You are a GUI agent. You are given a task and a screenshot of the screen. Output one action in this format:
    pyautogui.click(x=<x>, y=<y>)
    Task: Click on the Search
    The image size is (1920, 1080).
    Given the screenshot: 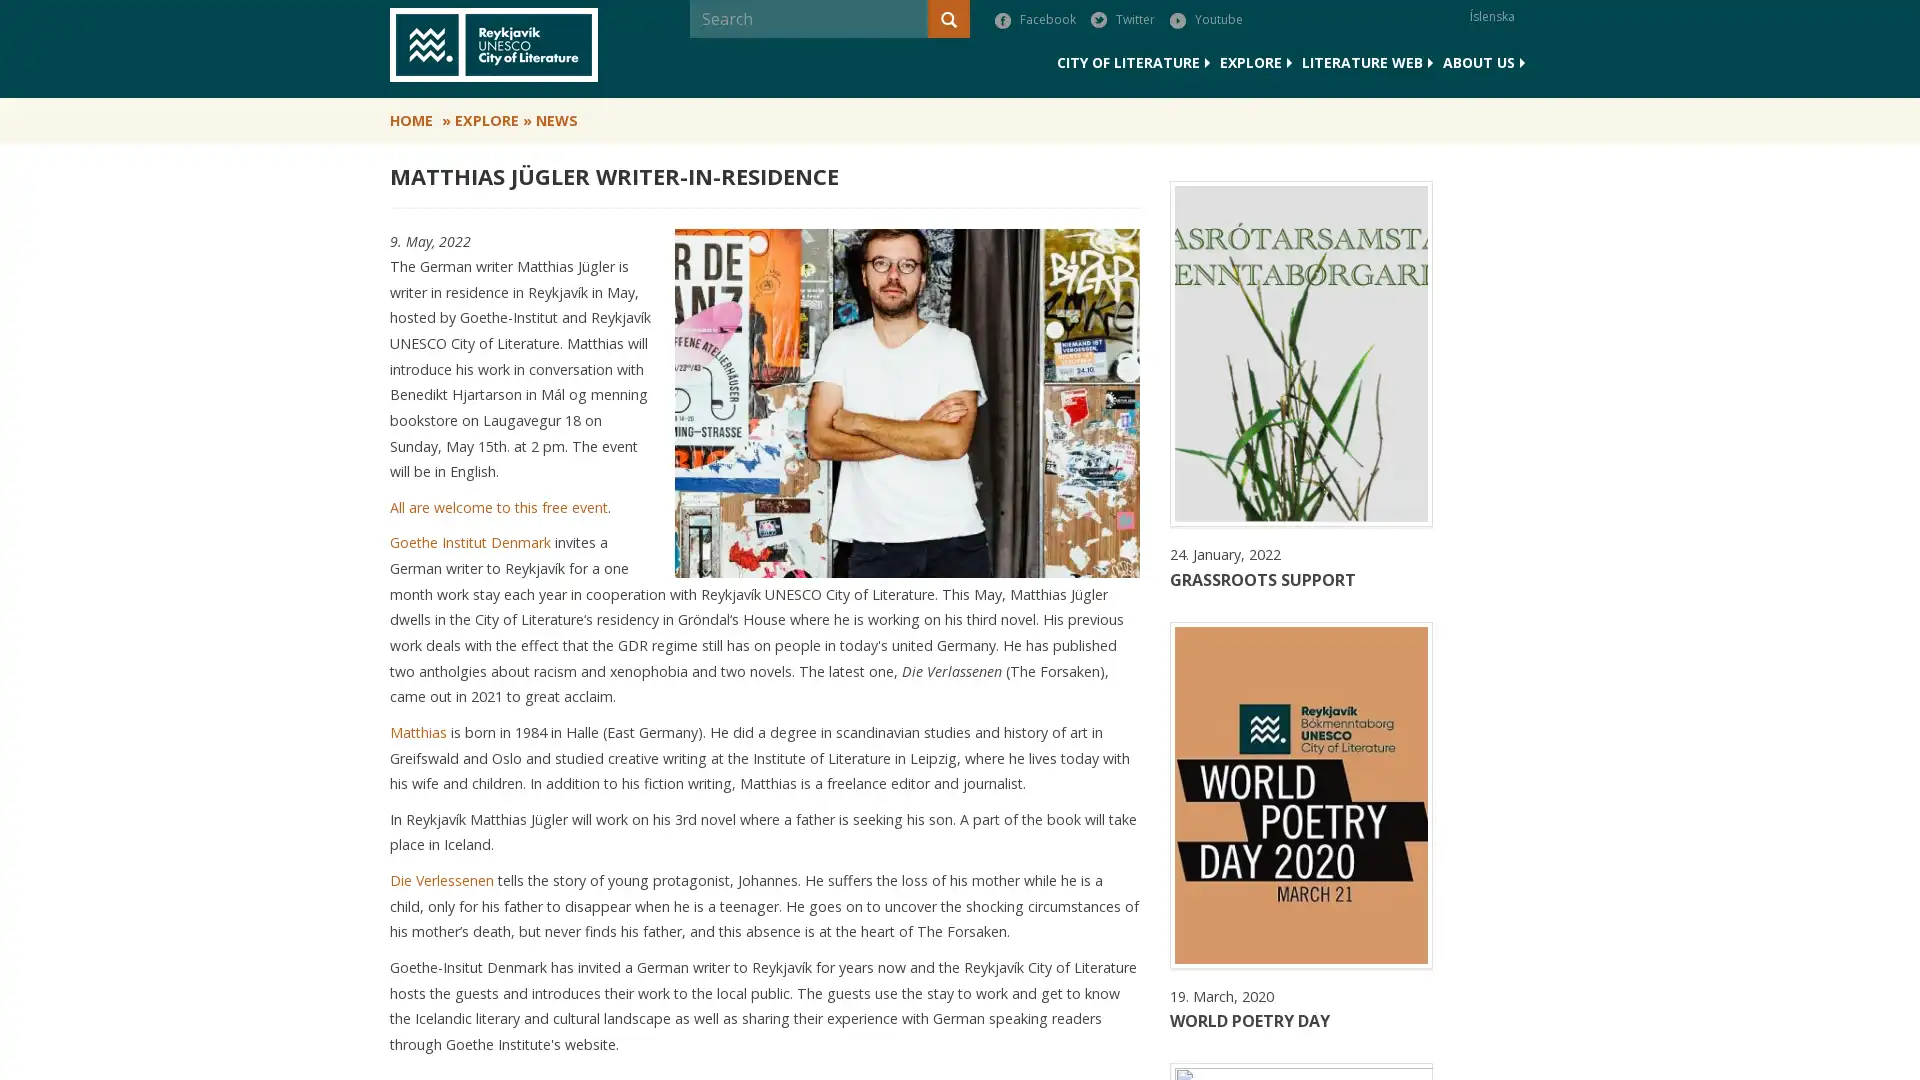 What is the action you would take?
    pyautogui.click(x=691, y=56)
    